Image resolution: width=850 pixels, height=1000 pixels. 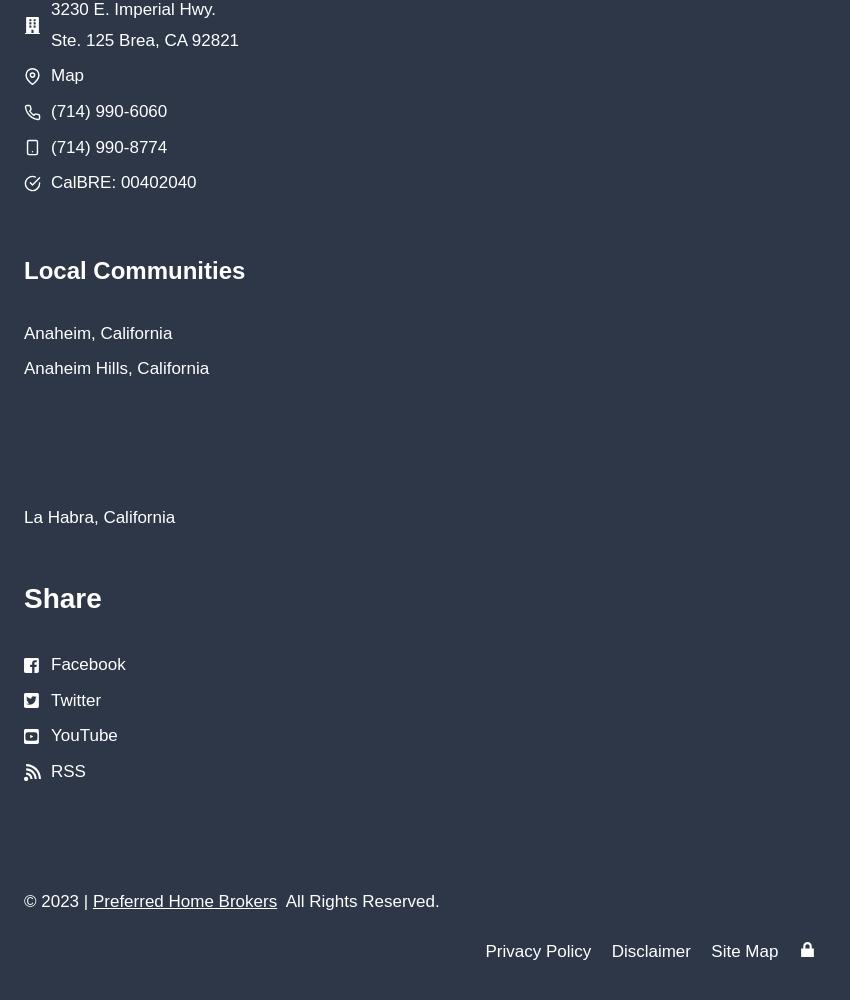 I want to click on 'Anaheim Hills, California', so click(x=115, y=367).